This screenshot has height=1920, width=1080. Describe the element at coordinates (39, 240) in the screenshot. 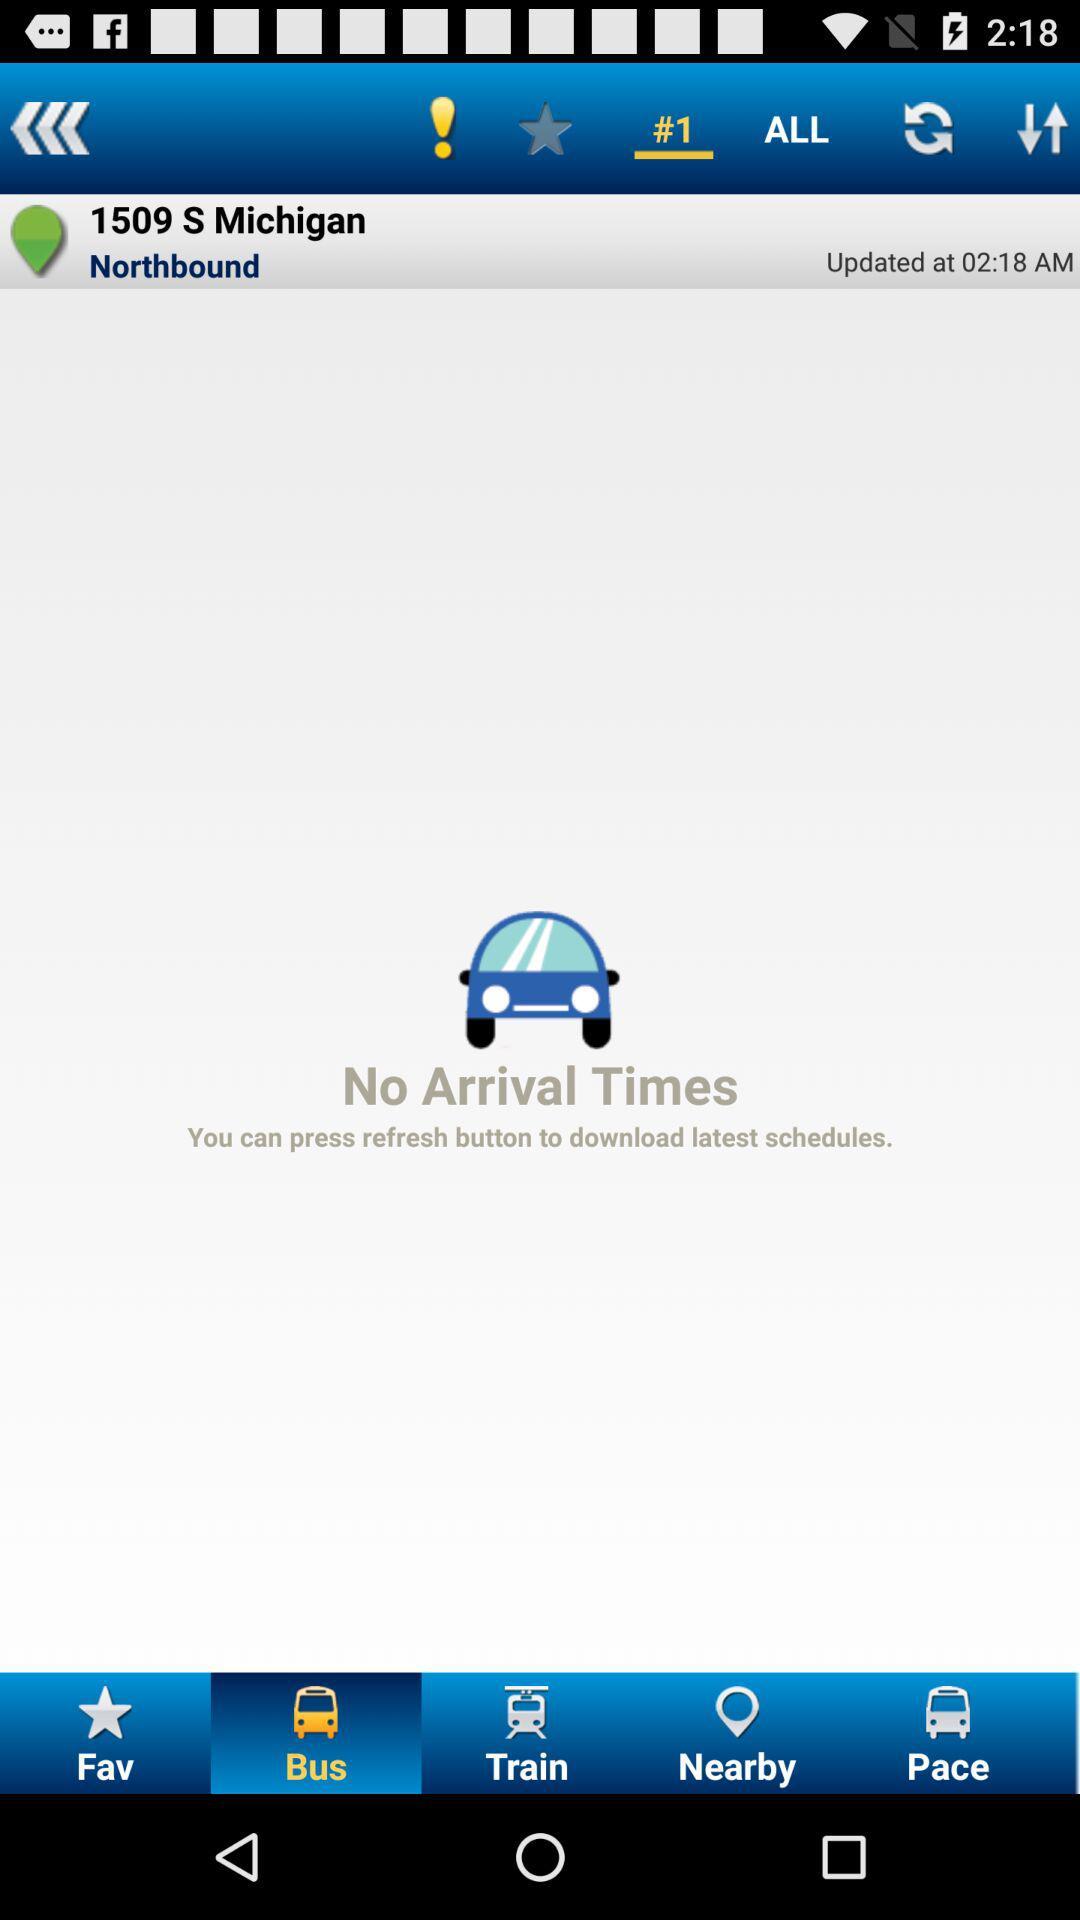

I see `location pin` at that location.